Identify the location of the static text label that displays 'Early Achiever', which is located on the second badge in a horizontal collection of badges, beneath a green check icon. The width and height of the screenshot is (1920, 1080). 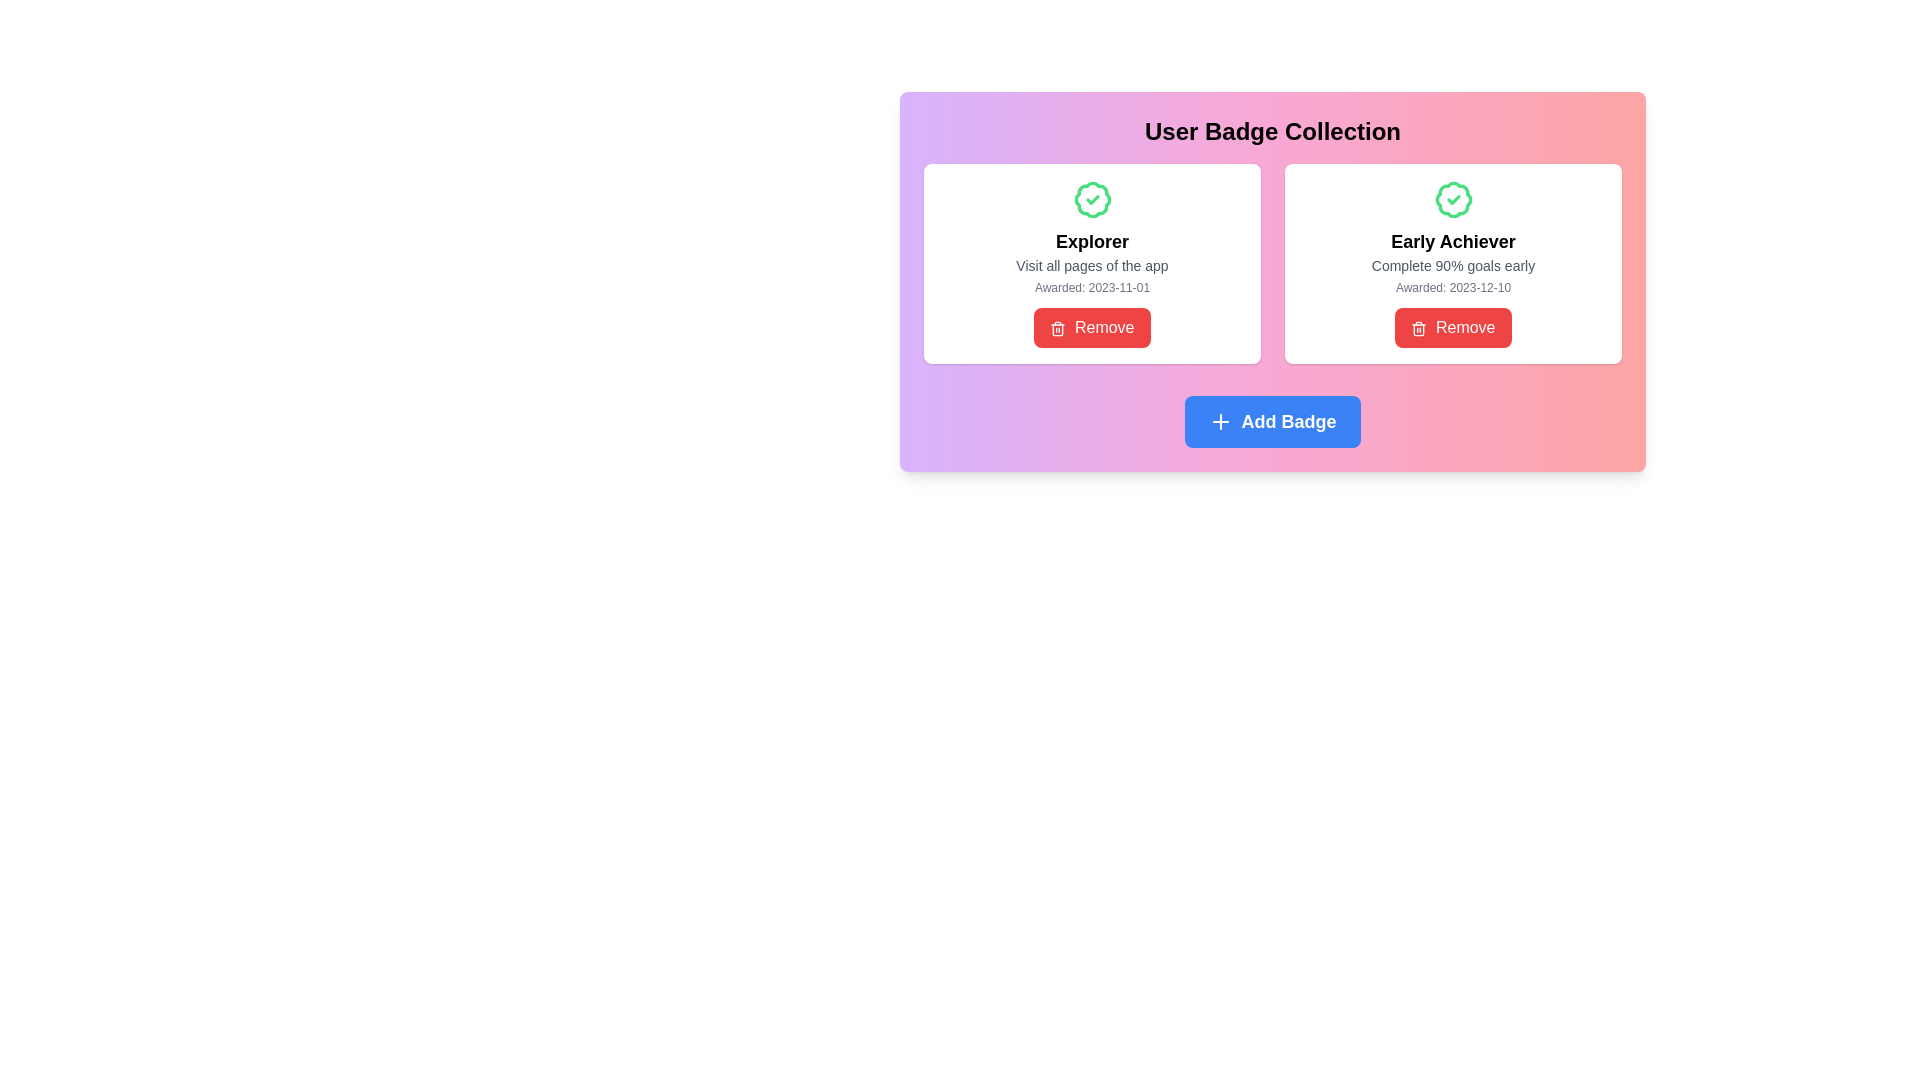
(1453, 241).